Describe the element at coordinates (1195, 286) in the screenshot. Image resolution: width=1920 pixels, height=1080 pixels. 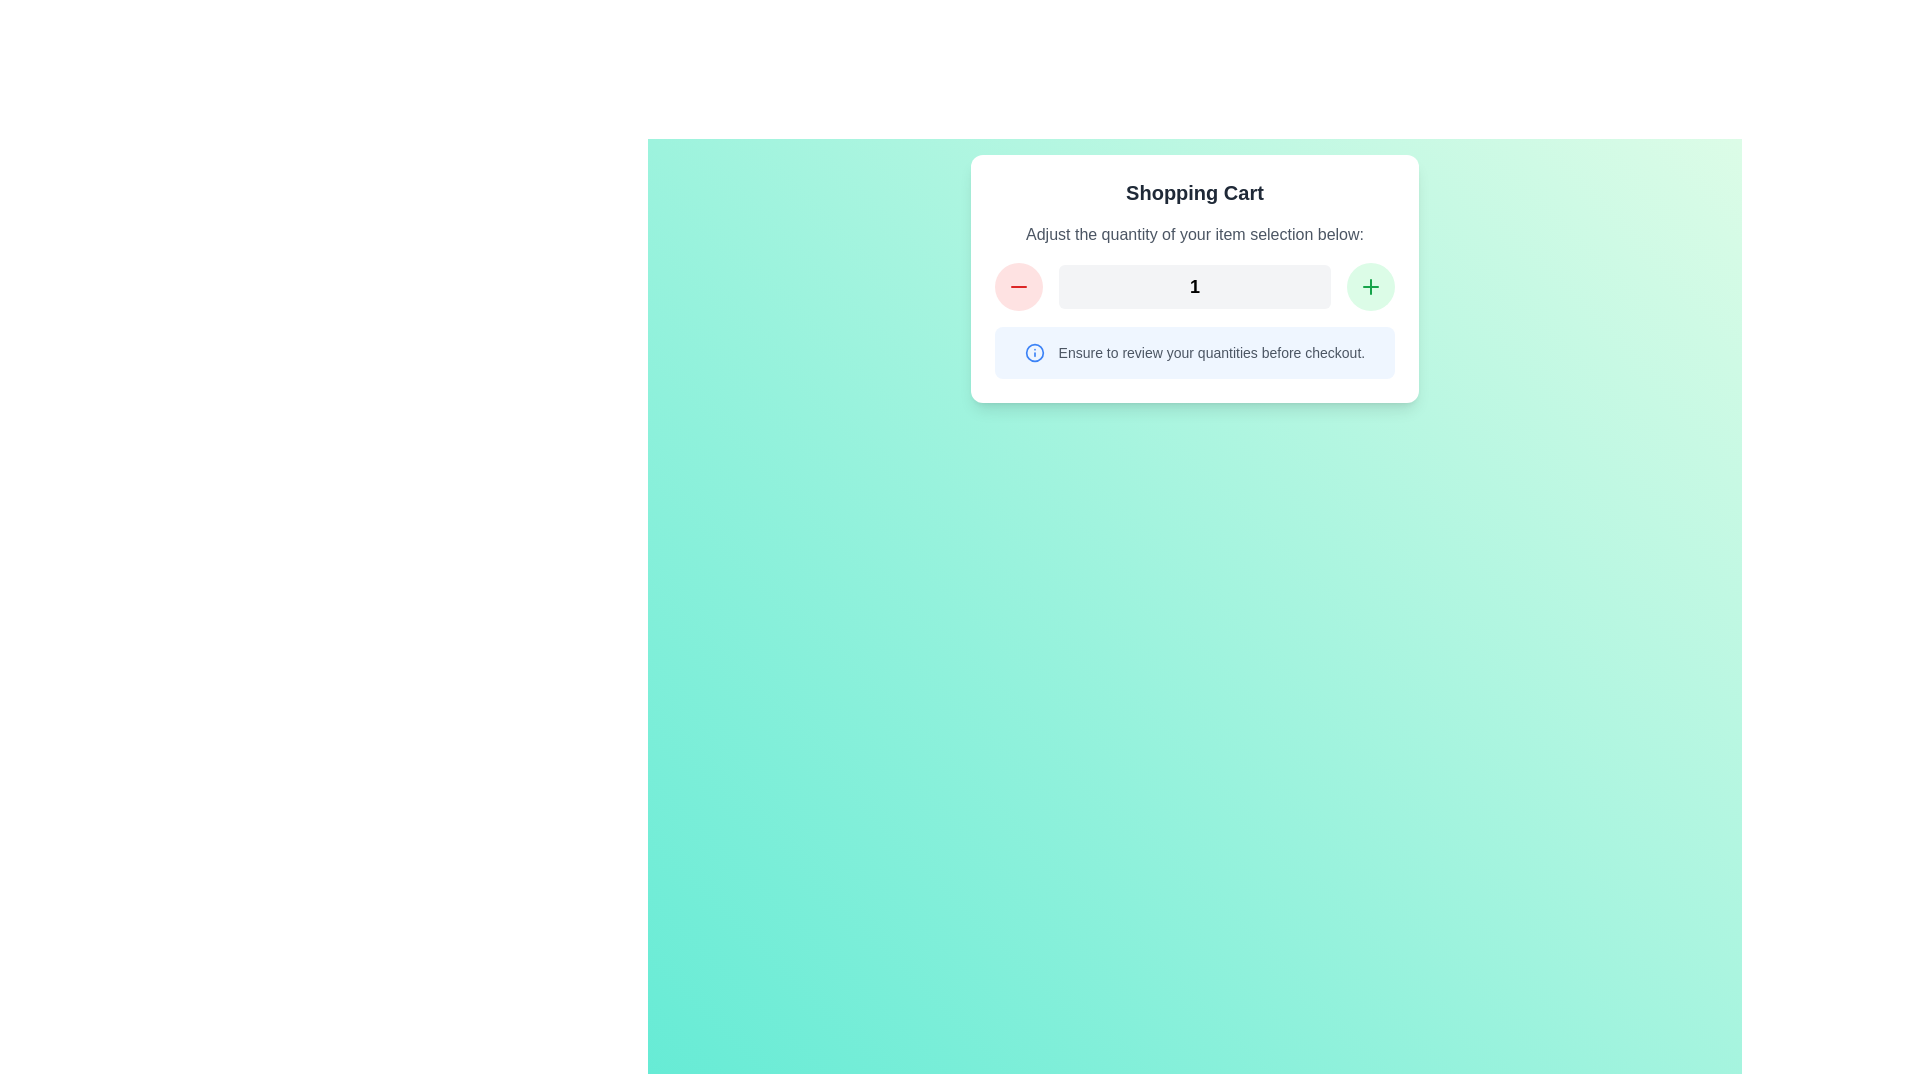
I see `the static text display that shows the number '1' in a bold, large font, which is centrally aligned in a light gray rectangular box within the 'Shopping Cart' card` at that location.